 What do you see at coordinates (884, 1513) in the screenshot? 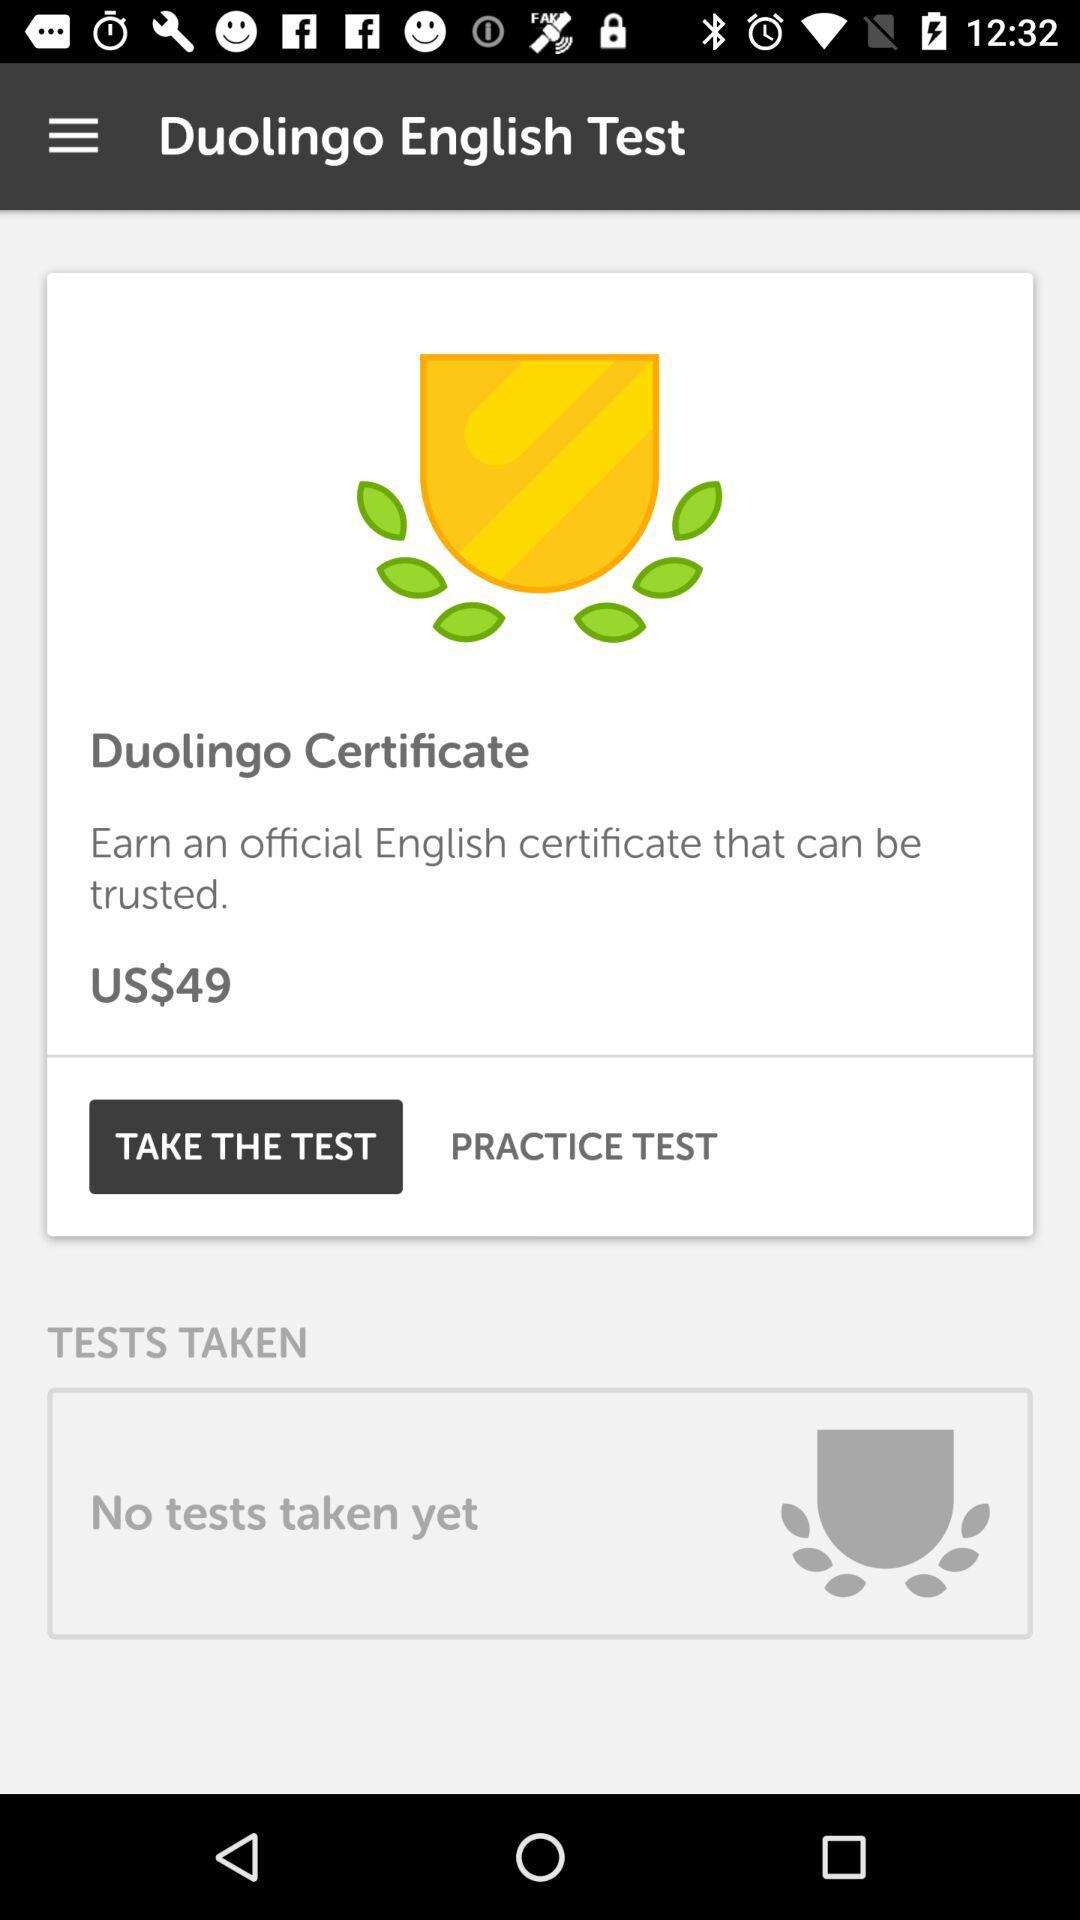
I see `the item to the right of the no tests taken icon` at bounding box center [884, 1513].